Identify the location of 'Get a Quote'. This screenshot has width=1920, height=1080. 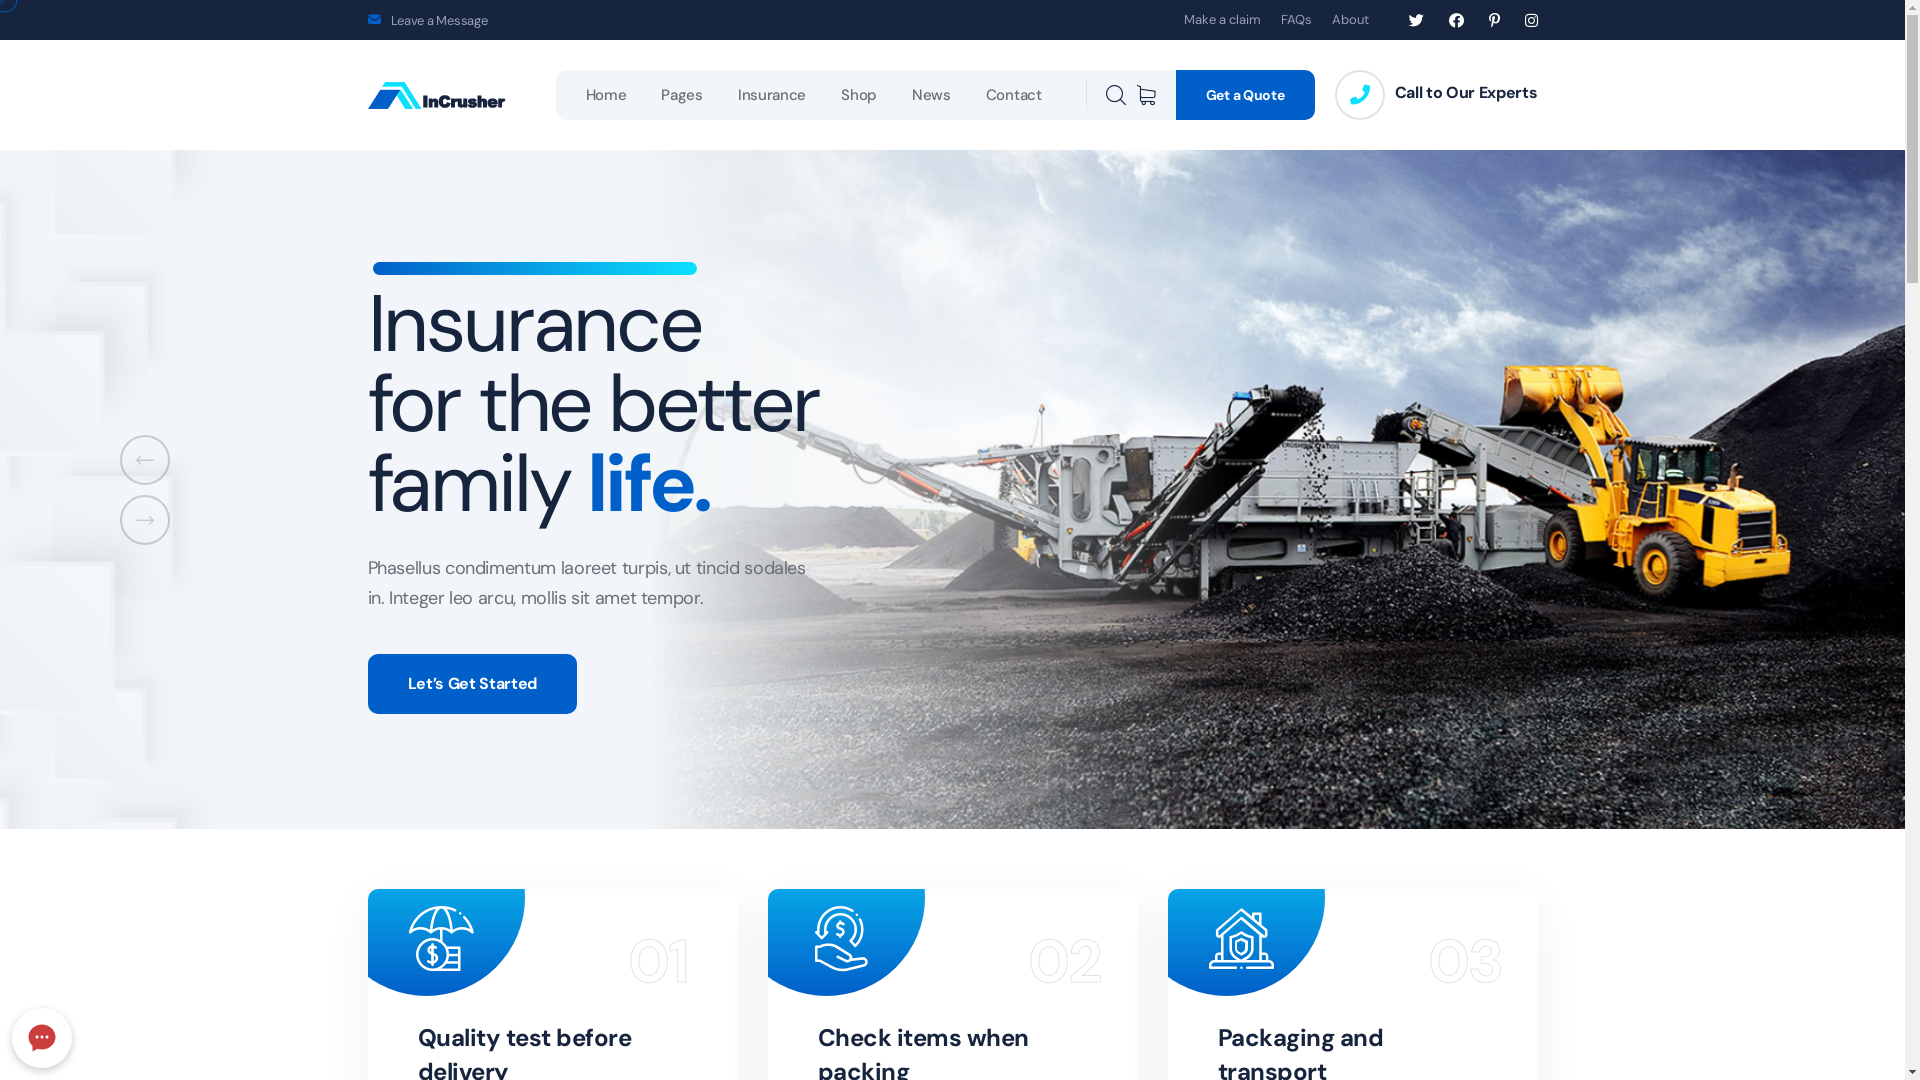
(1244, 95).